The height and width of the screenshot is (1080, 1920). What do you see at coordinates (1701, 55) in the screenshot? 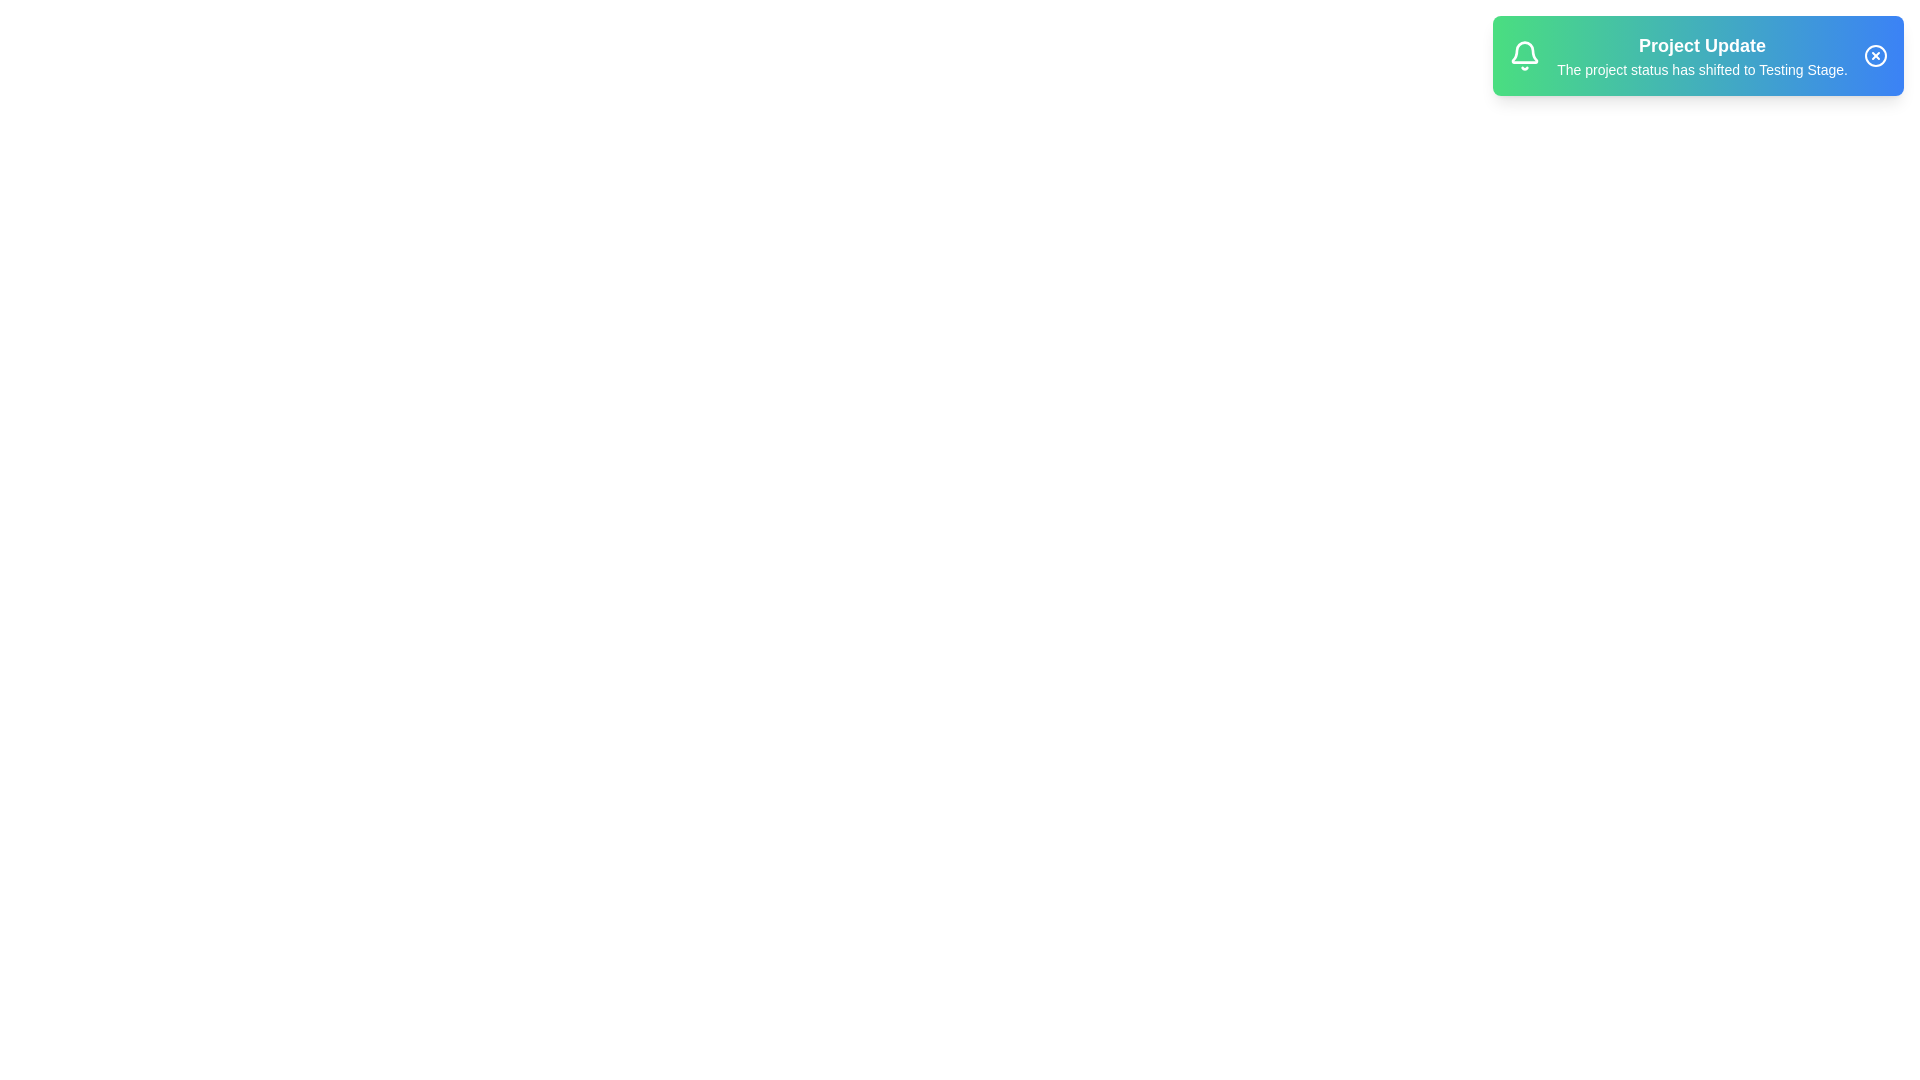
I see `the notification text area to read the message` at bounding box center [1701, 55].